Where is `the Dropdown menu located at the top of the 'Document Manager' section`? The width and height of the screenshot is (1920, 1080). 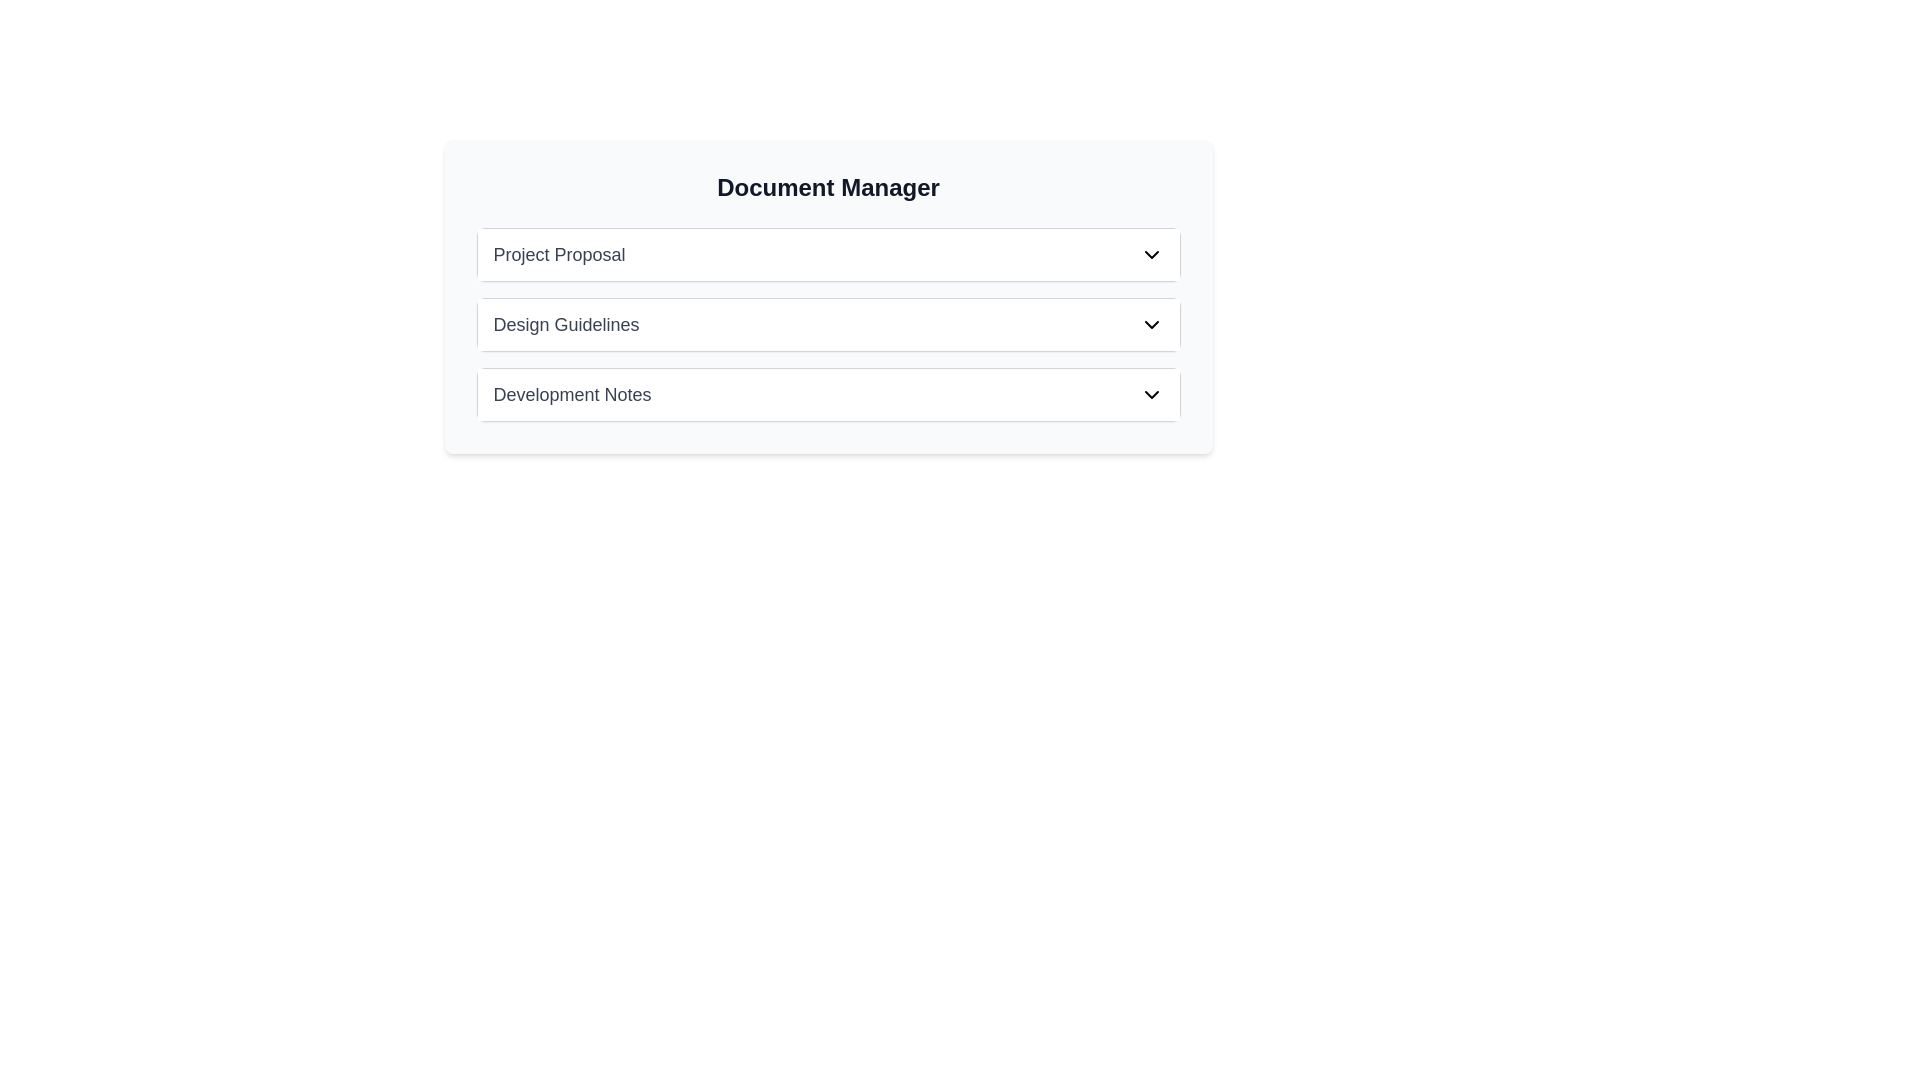 the Dropdown menu located at the top of the 'Document Manager' section is located at coordinates (828, 253).